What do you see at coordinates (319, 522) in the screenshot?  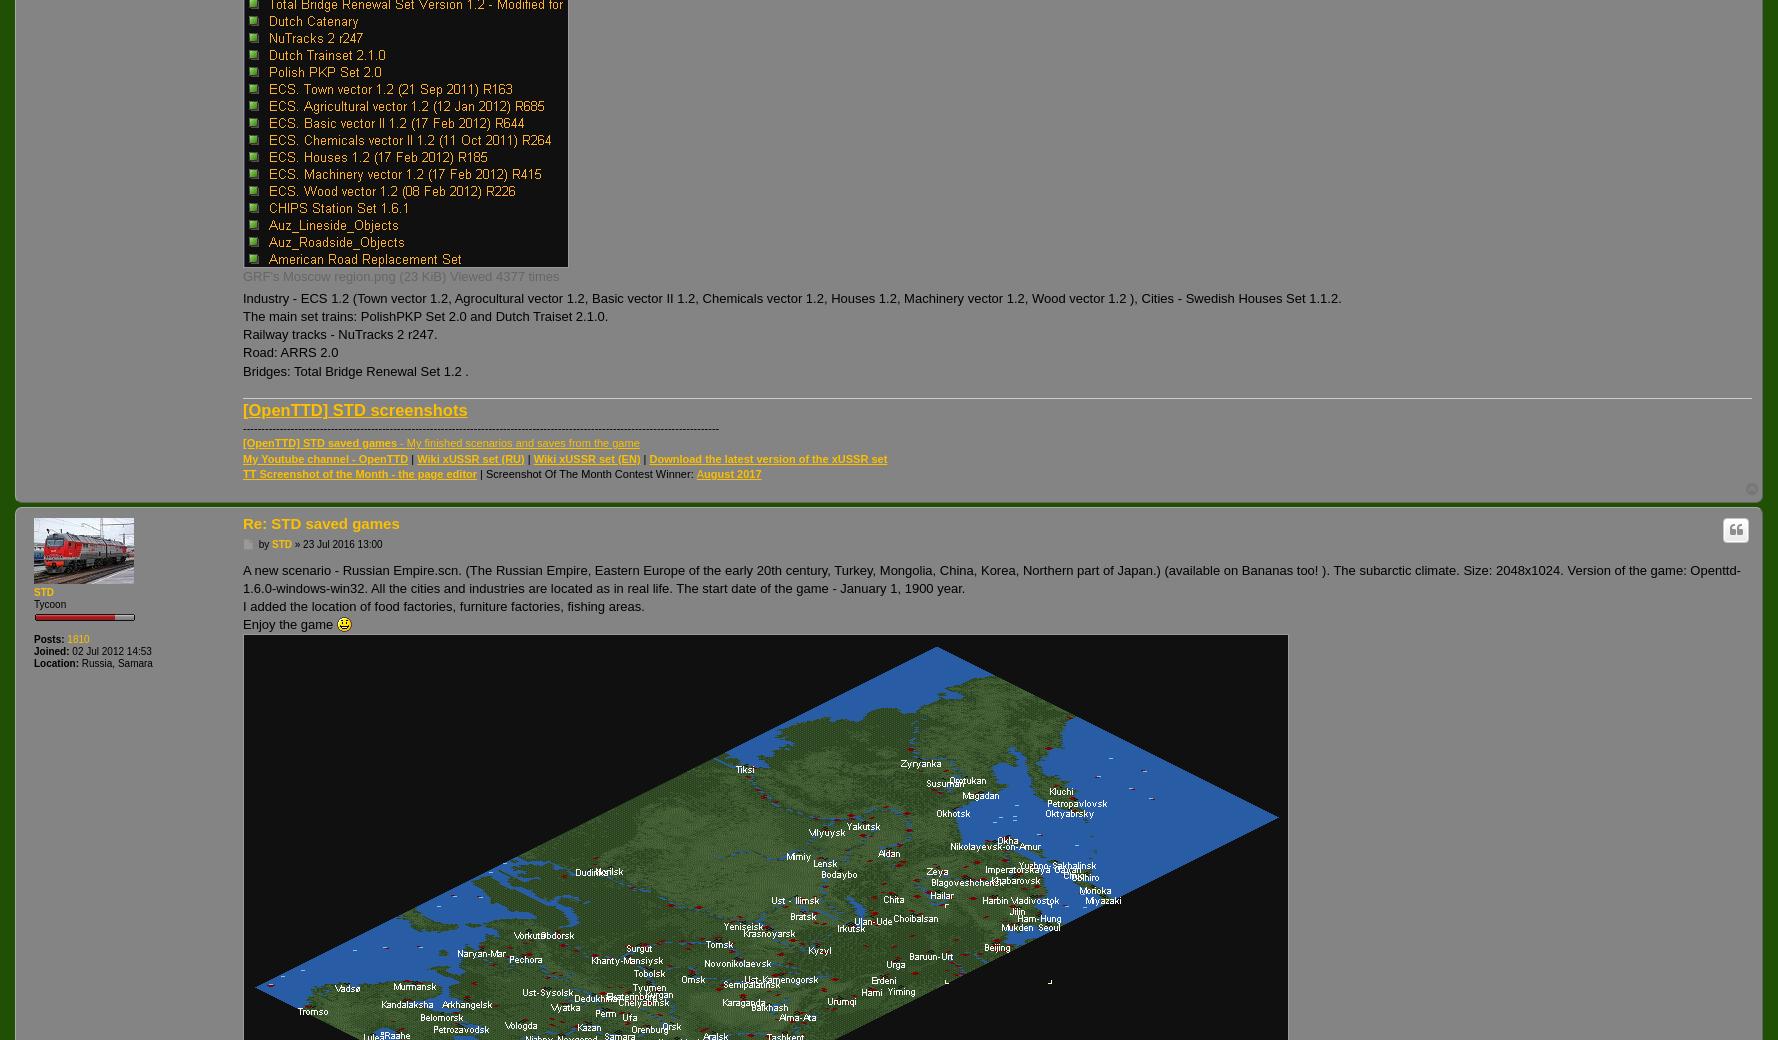 I see `'Re: STD saved games'` at bounding box center [319, 522].